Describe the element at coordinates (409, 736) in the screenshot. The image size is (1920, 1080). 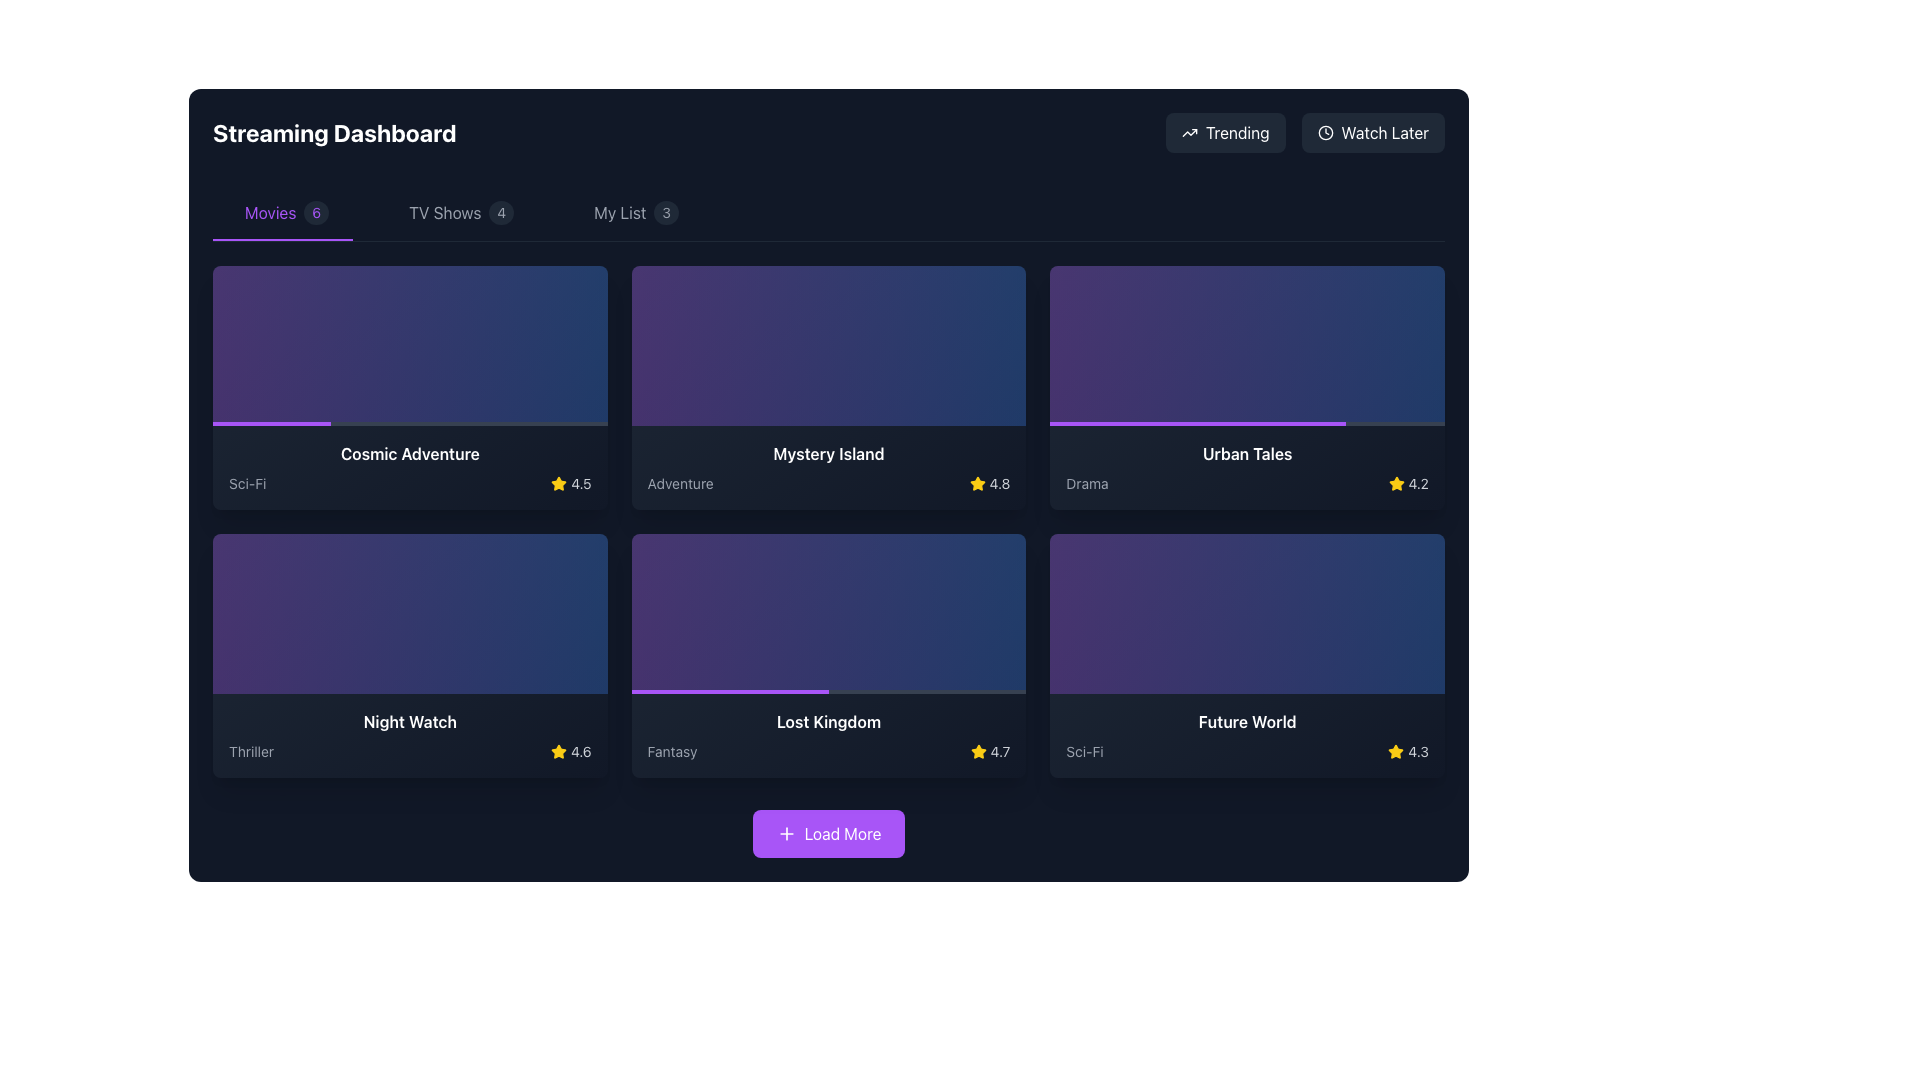
I see `the Movie information card for 'Night Watch' located at the center of the second row in the movie browsing grid` at that location.